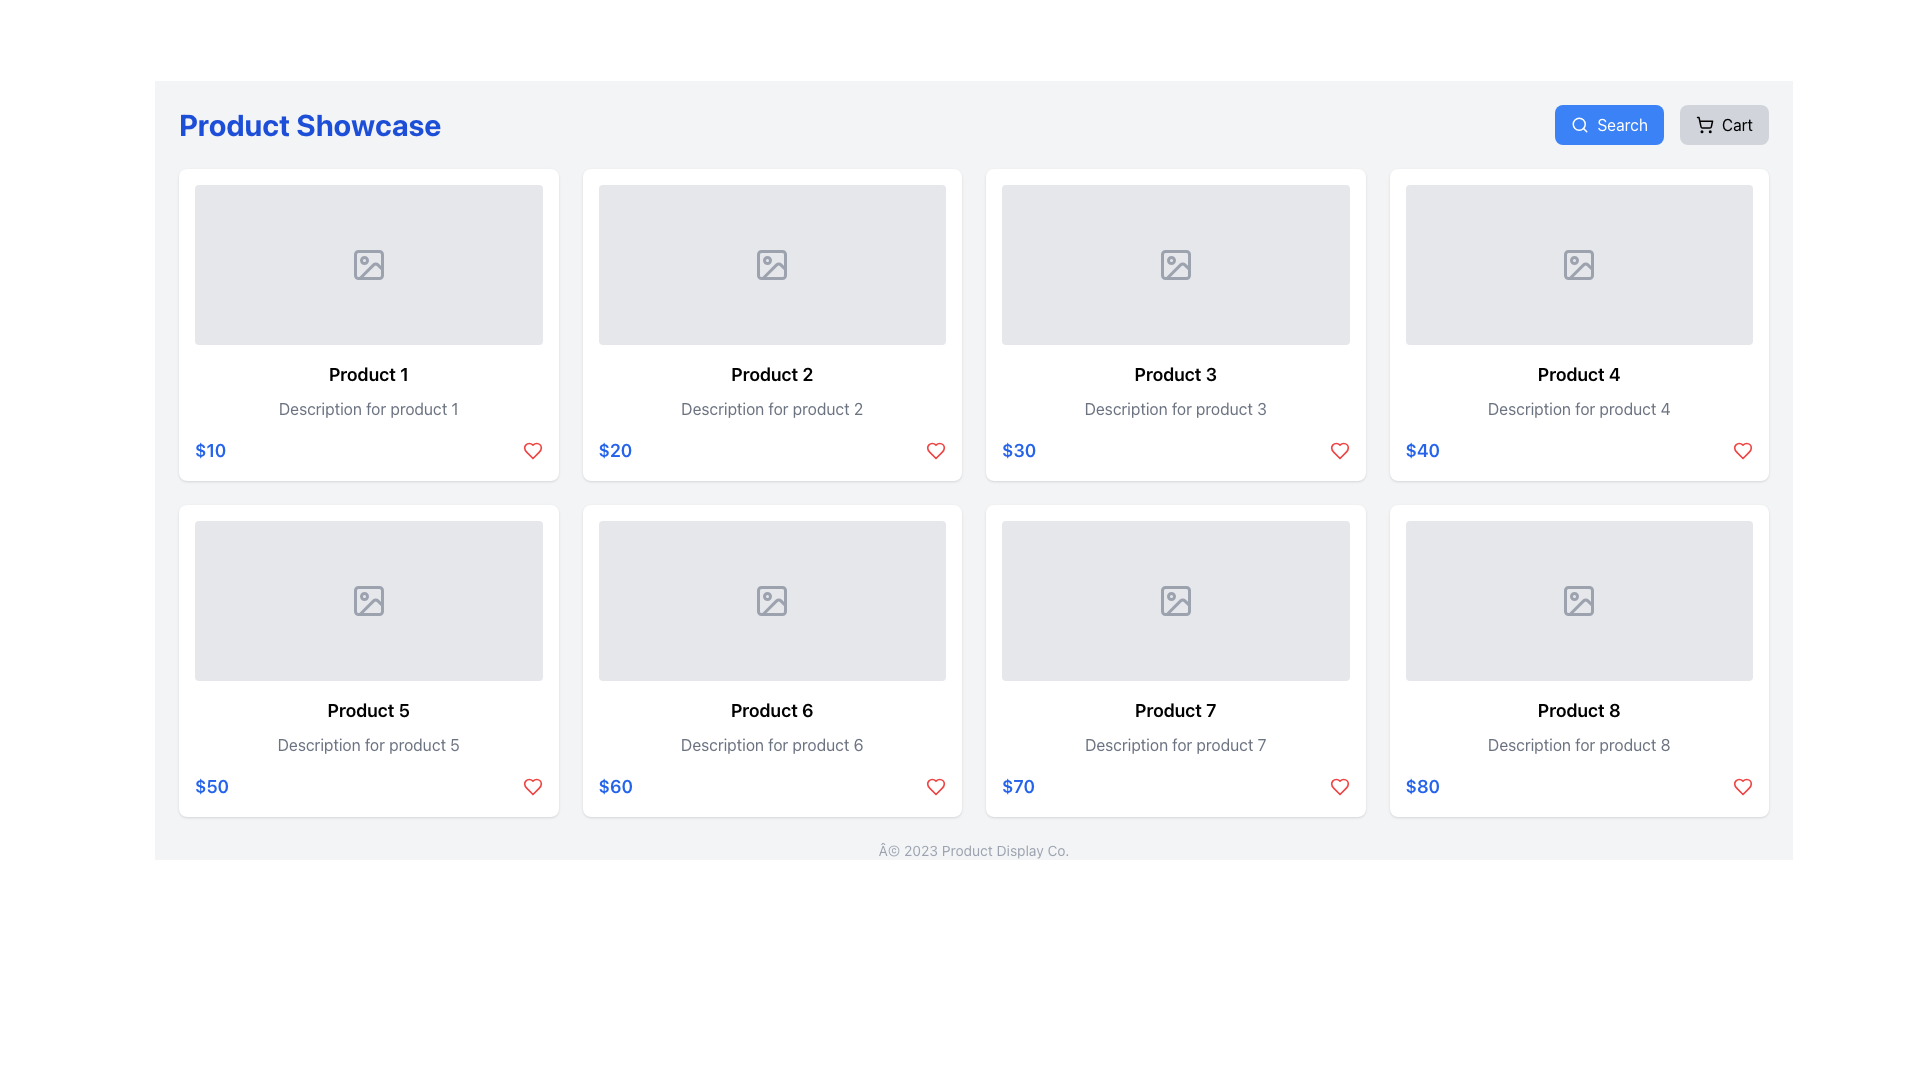 The height and width of the screenshot is (1080, 1920). What do you see at coordinates (1609, 124) in the screenshot?
I see `the 'Search' button located at the top-right corner of the interface, next to the 'Cart' button, to initiate a search` at bounding box center [1609, 124].